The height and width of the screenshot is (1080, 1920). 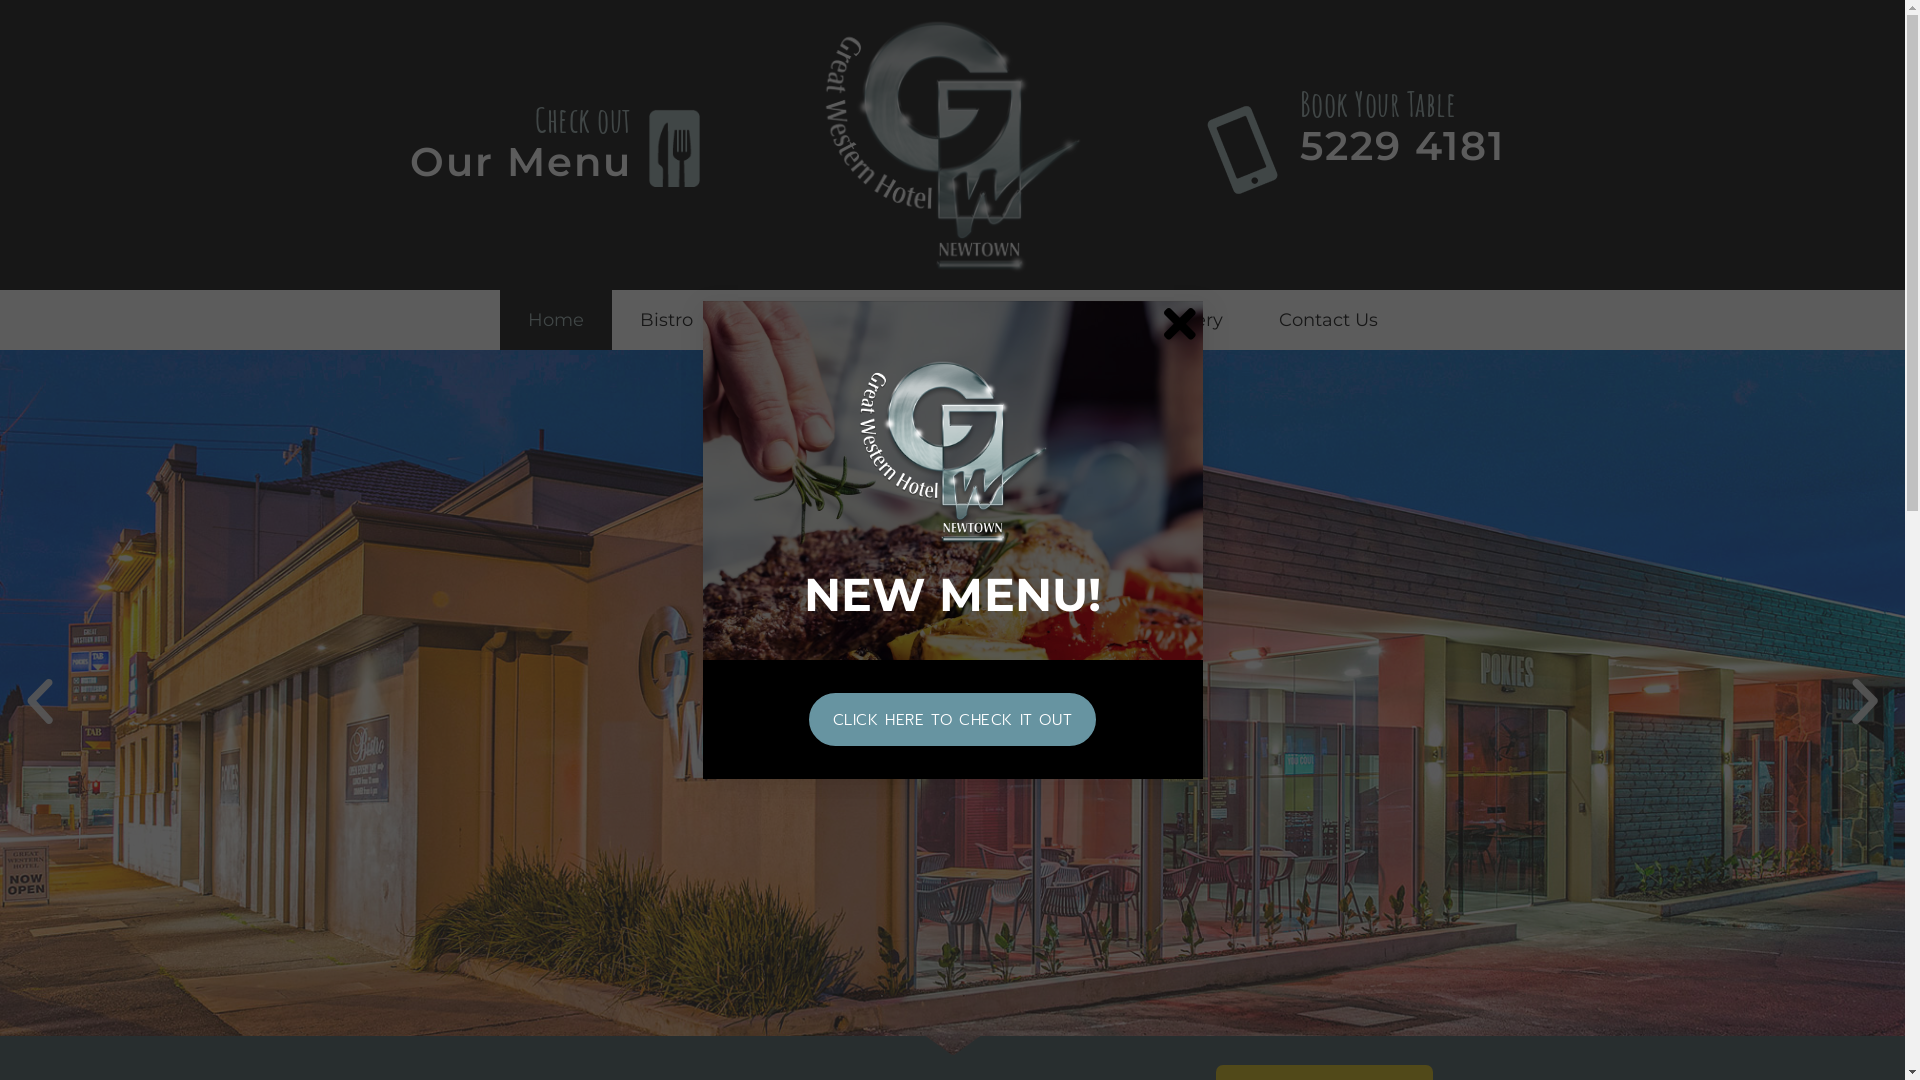 I want to click on 'Home', so click(x=499, y=319).